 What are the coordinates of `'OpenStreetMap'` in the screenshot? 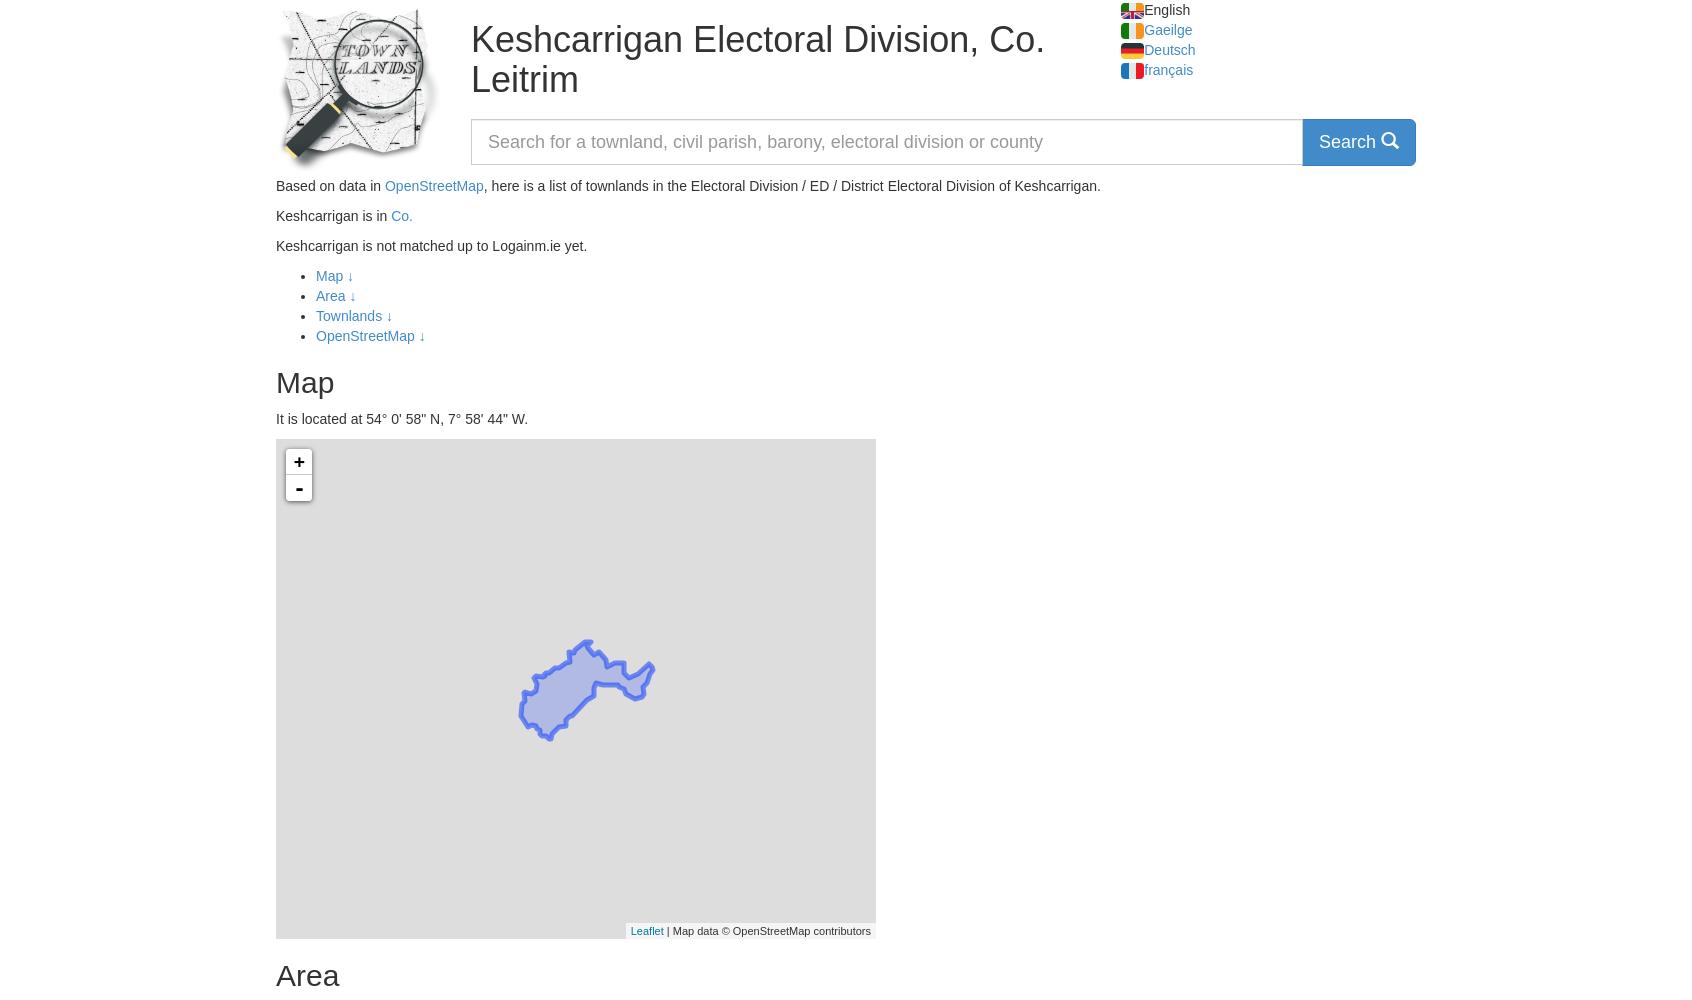 It's located at (384, 186).